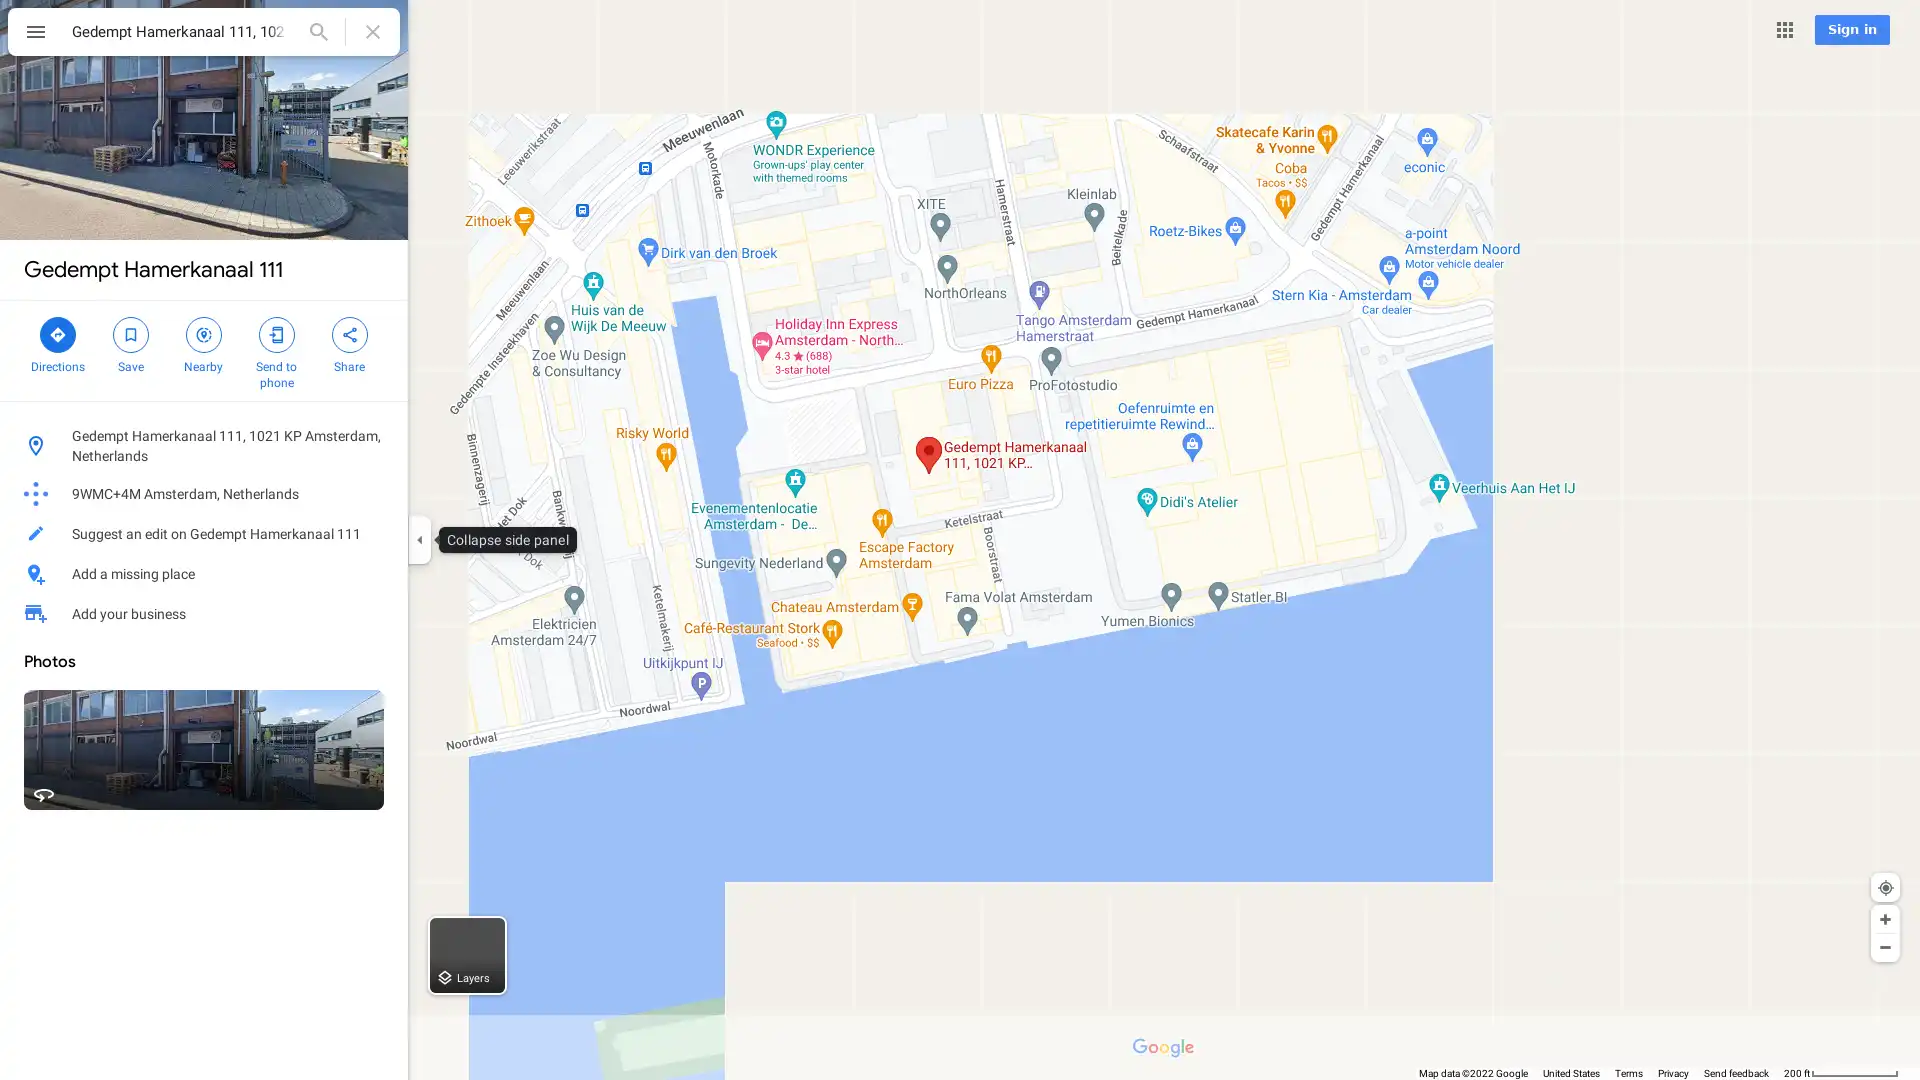  What do you see at coordinates (35, 34) in the screenshot?
I see `Menu` at bounding box center [35, 34].